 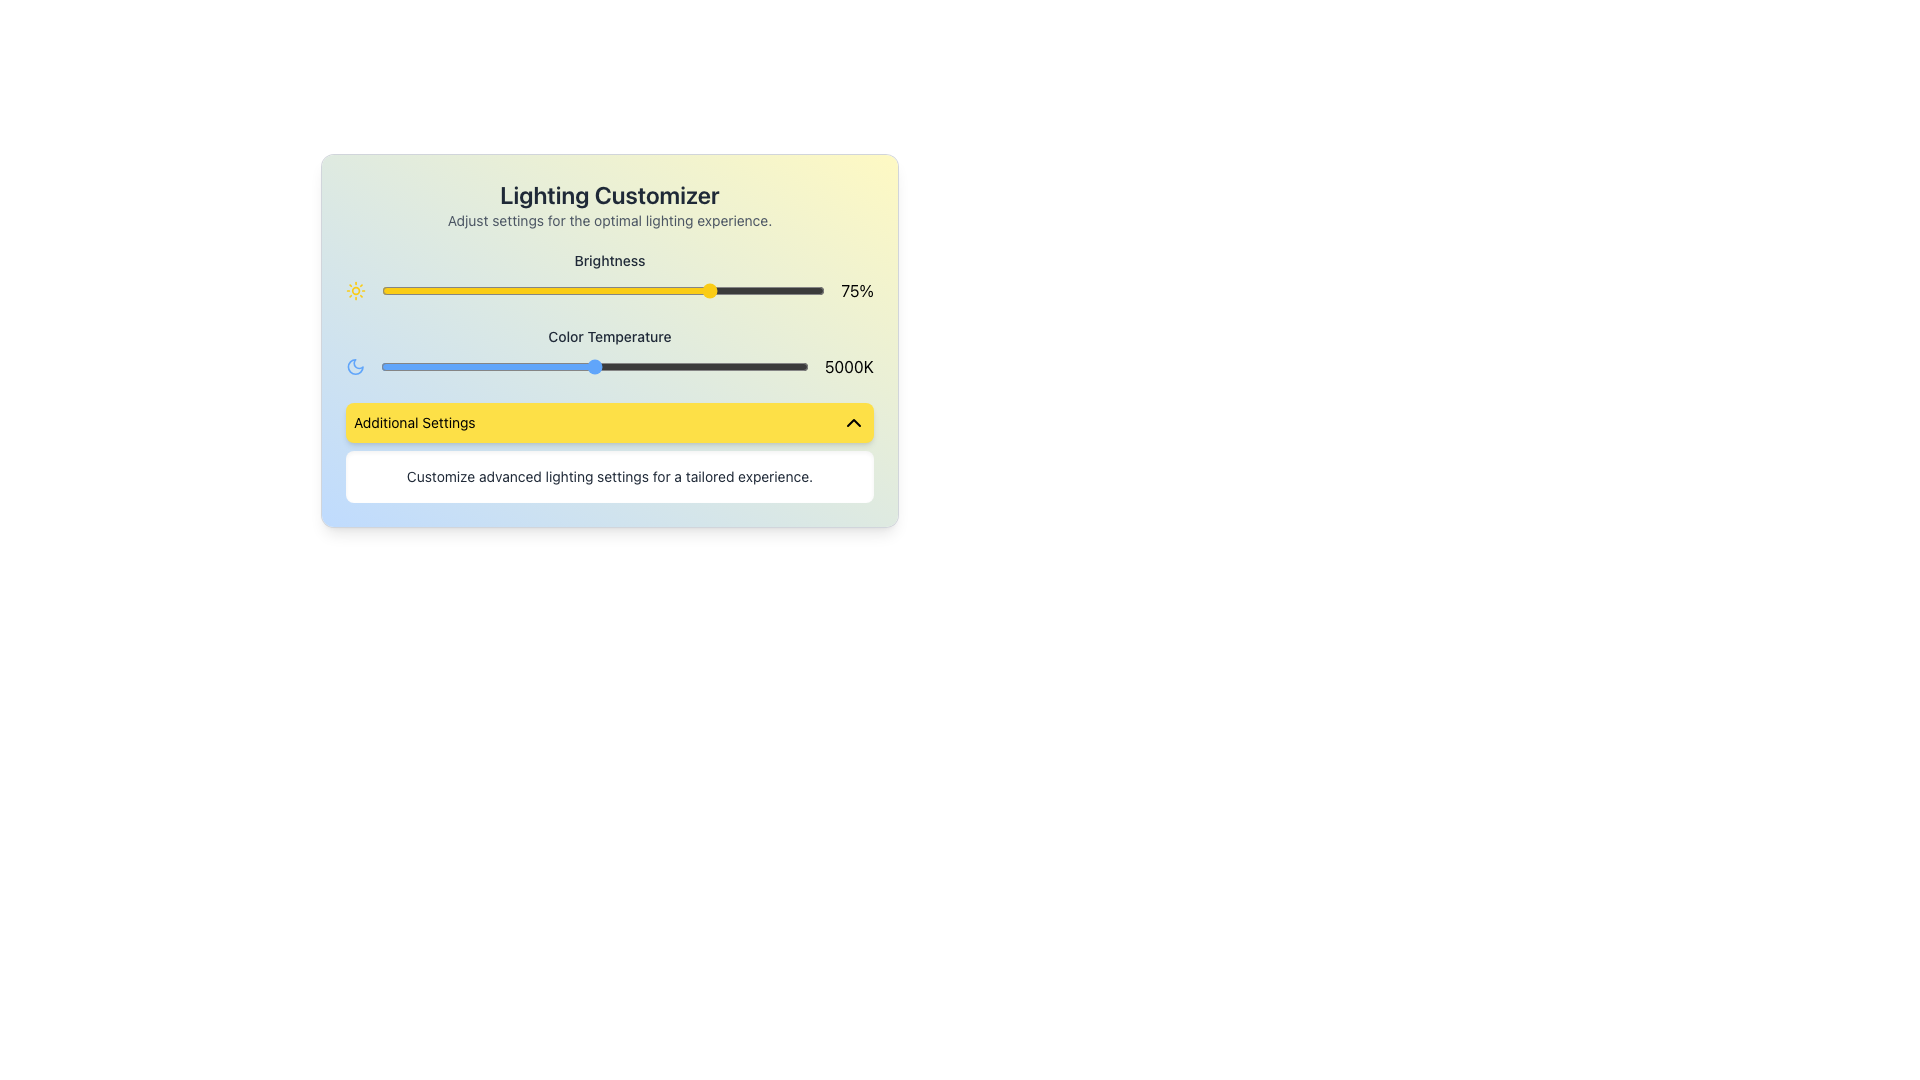 What do you see at coordinates (662, 366) in the screenshot?
I see `the color temperature` at bounding box center [662, 366].